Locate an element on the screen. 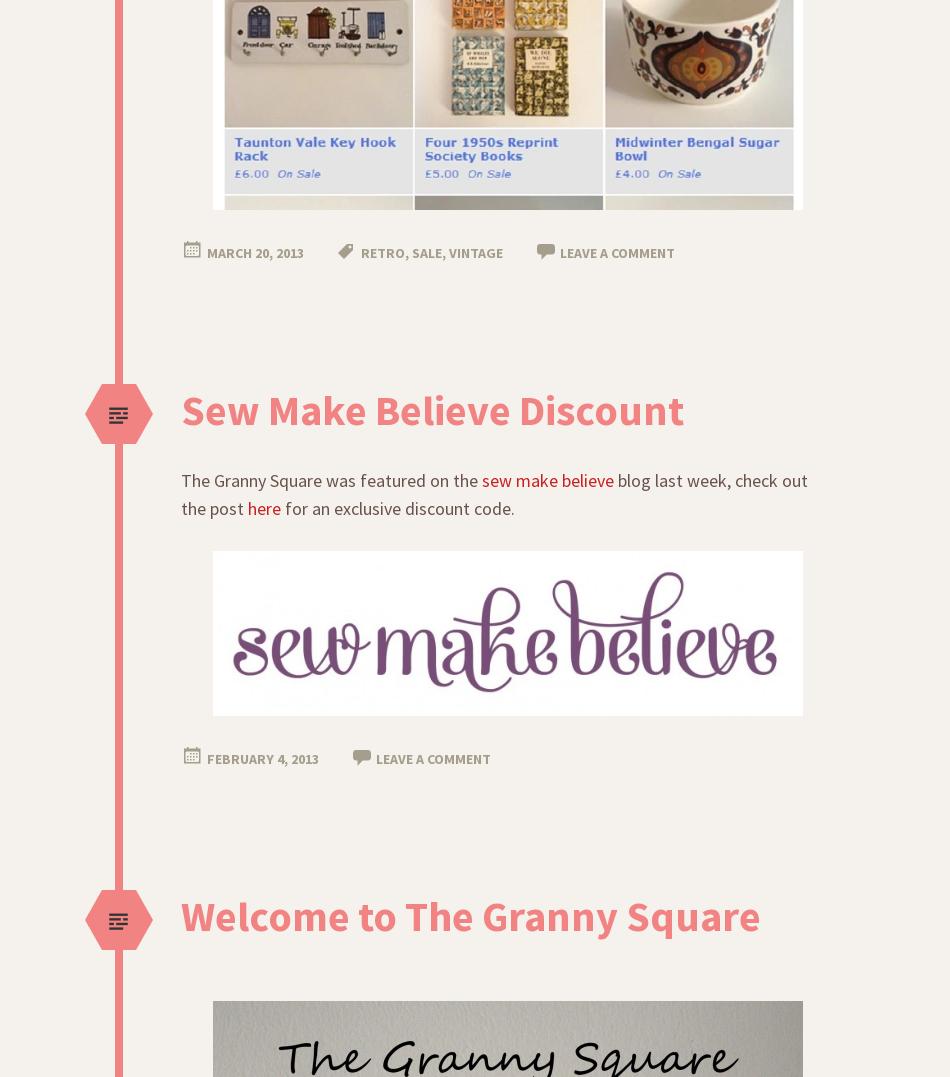 The height and width of the screenshot is (1077, 950). 'sale' is located at coordinates (411, 251).